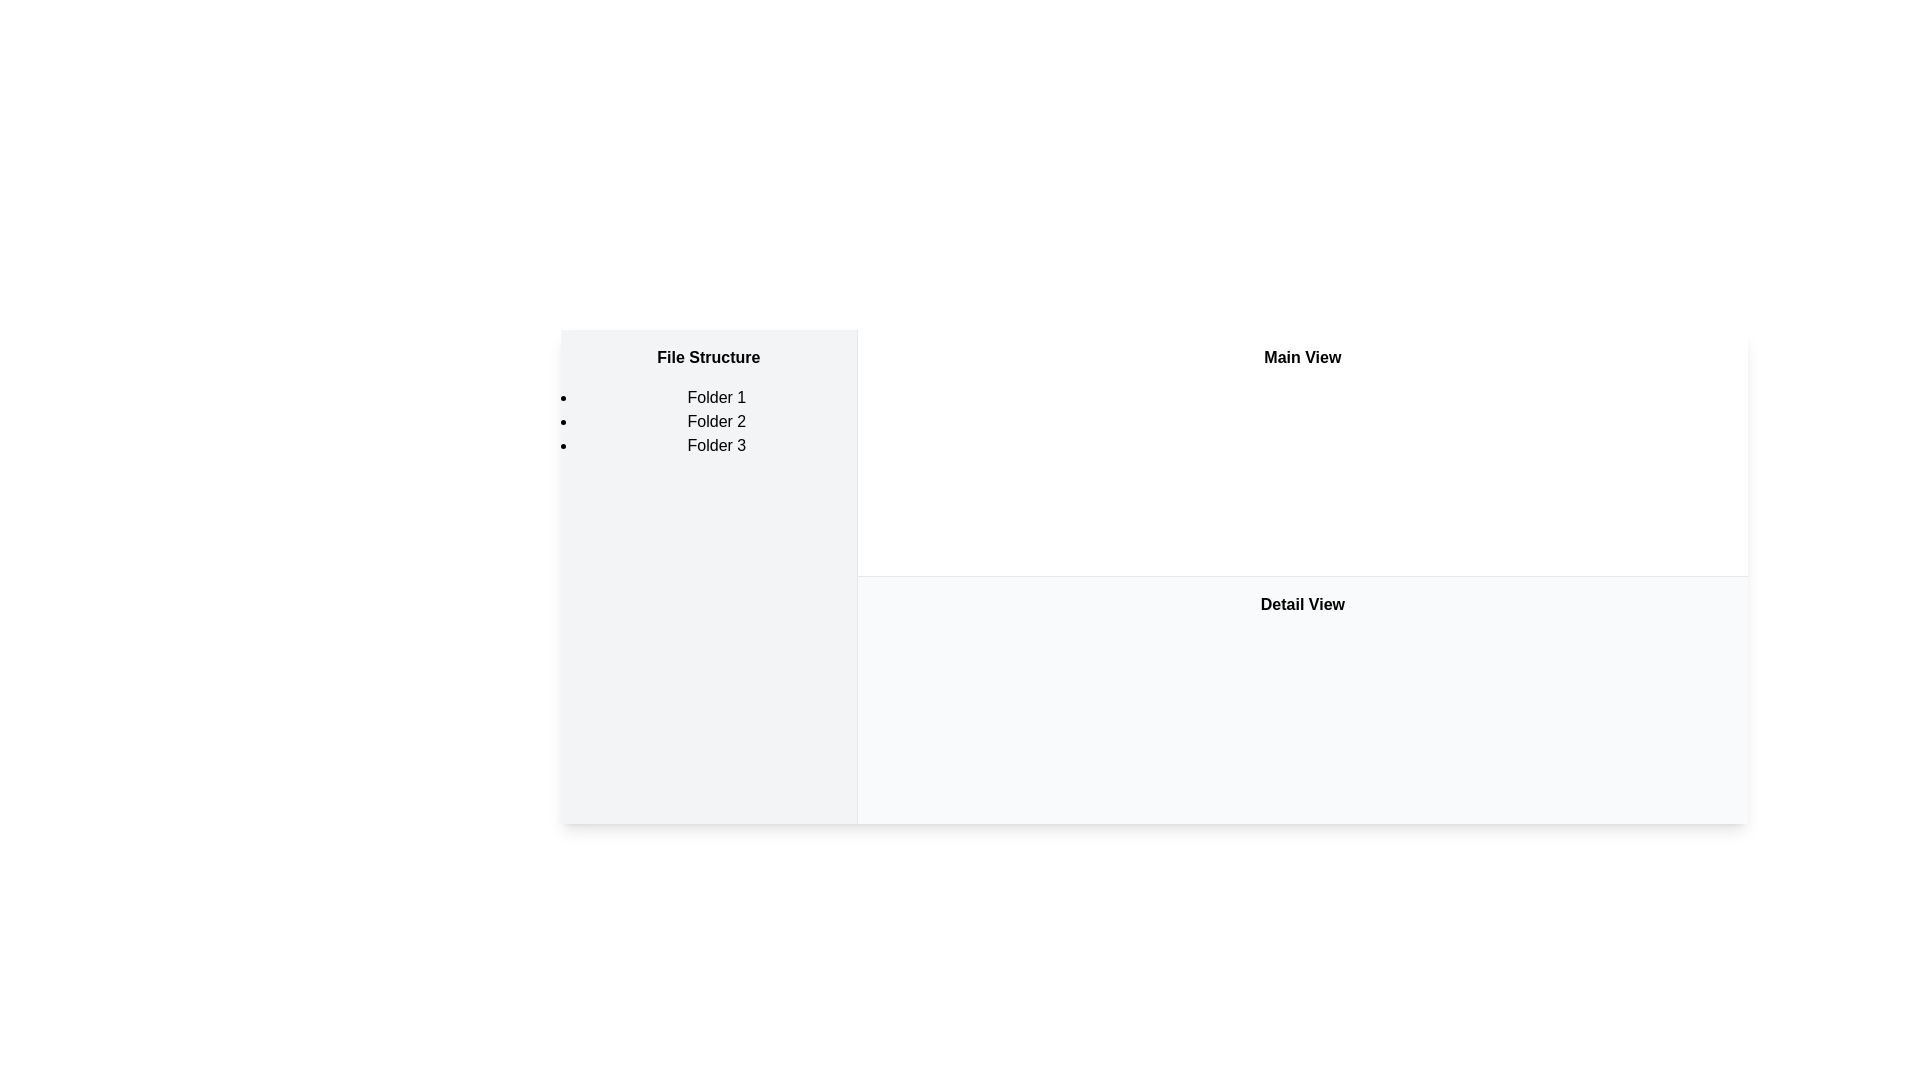 The image size is (1920, 1080). Describe the element at coordinates (716, 420) in the screenshot. I see `text label displaying 'Folder 2', which is the second item in a vertical list of three items labeled 'Folder 1', 'Folder 2', and 'Folder 3'` at that location.